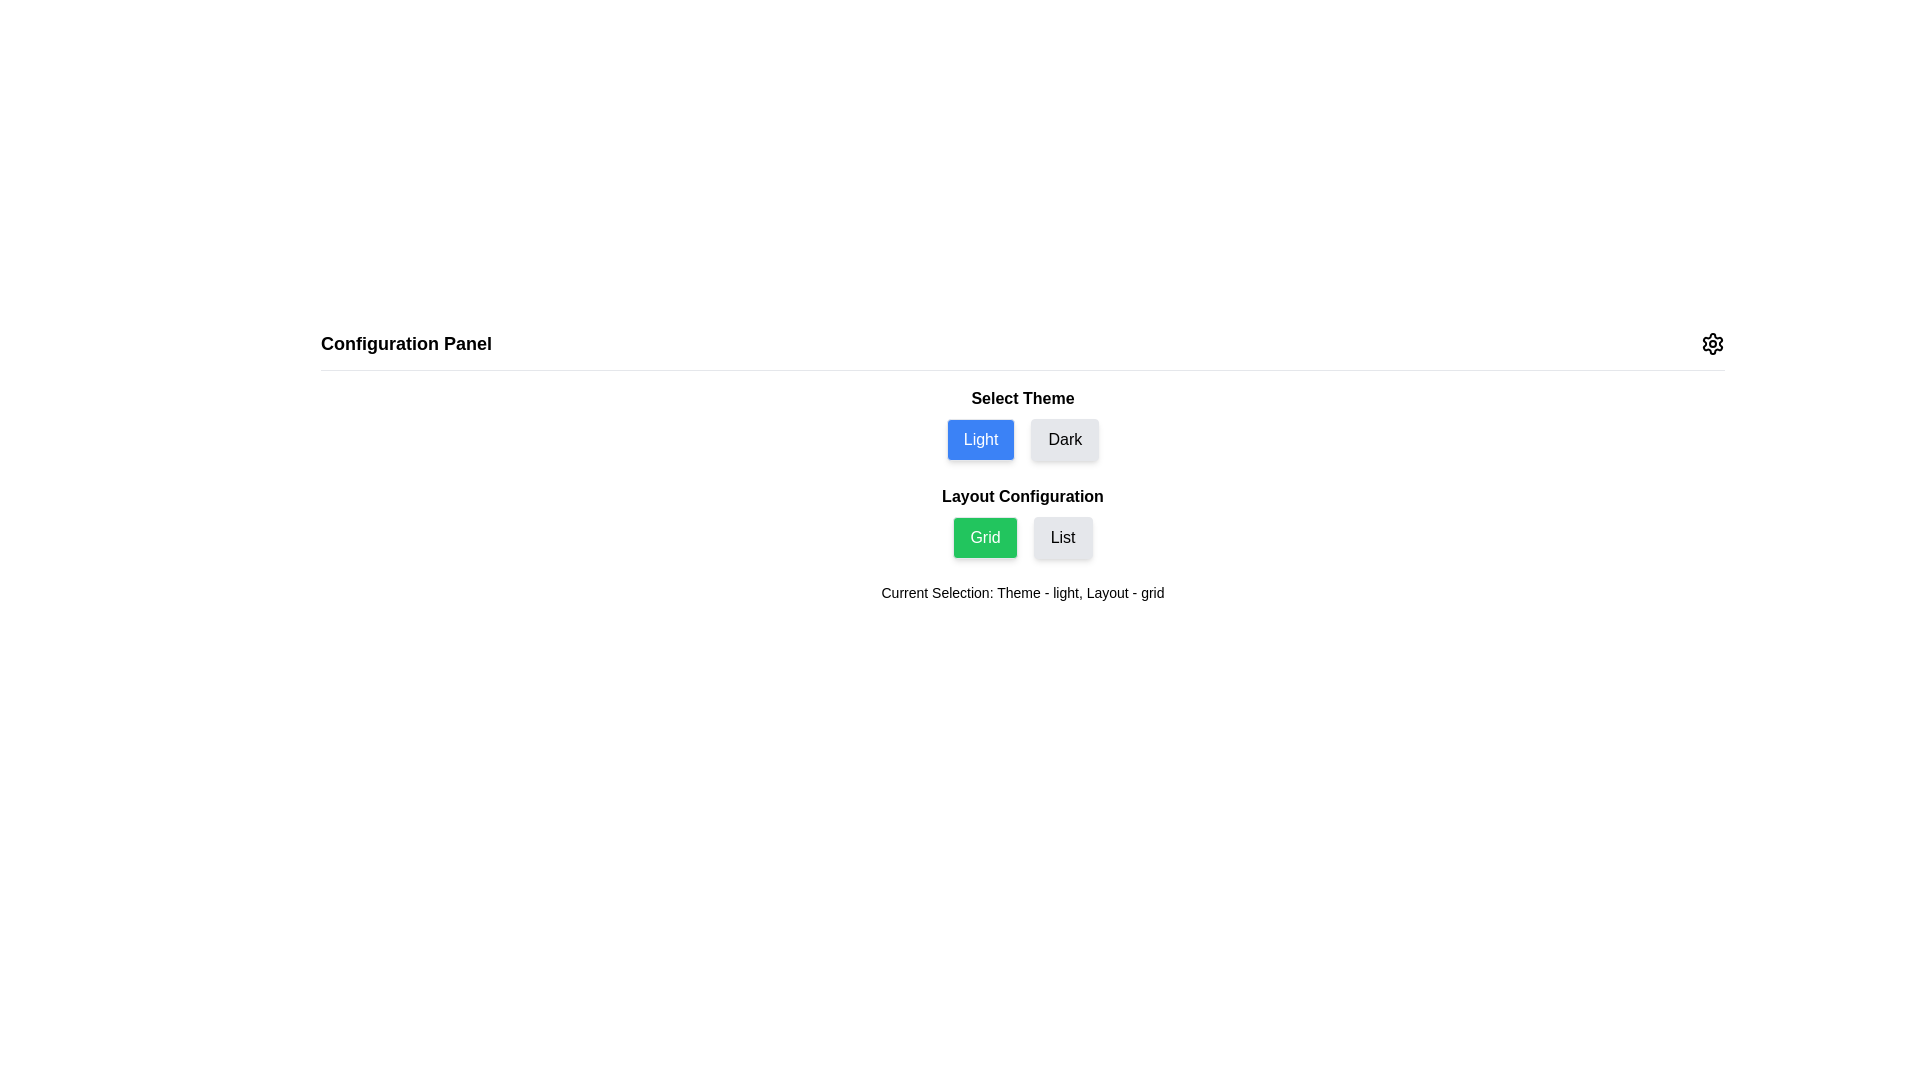 The height and width of the screenshot is (1080, 1920). What do you see at coordinates (1712, 342) in the screenshot?
I see `the gear icon located` at bounding box center [1712, 342].